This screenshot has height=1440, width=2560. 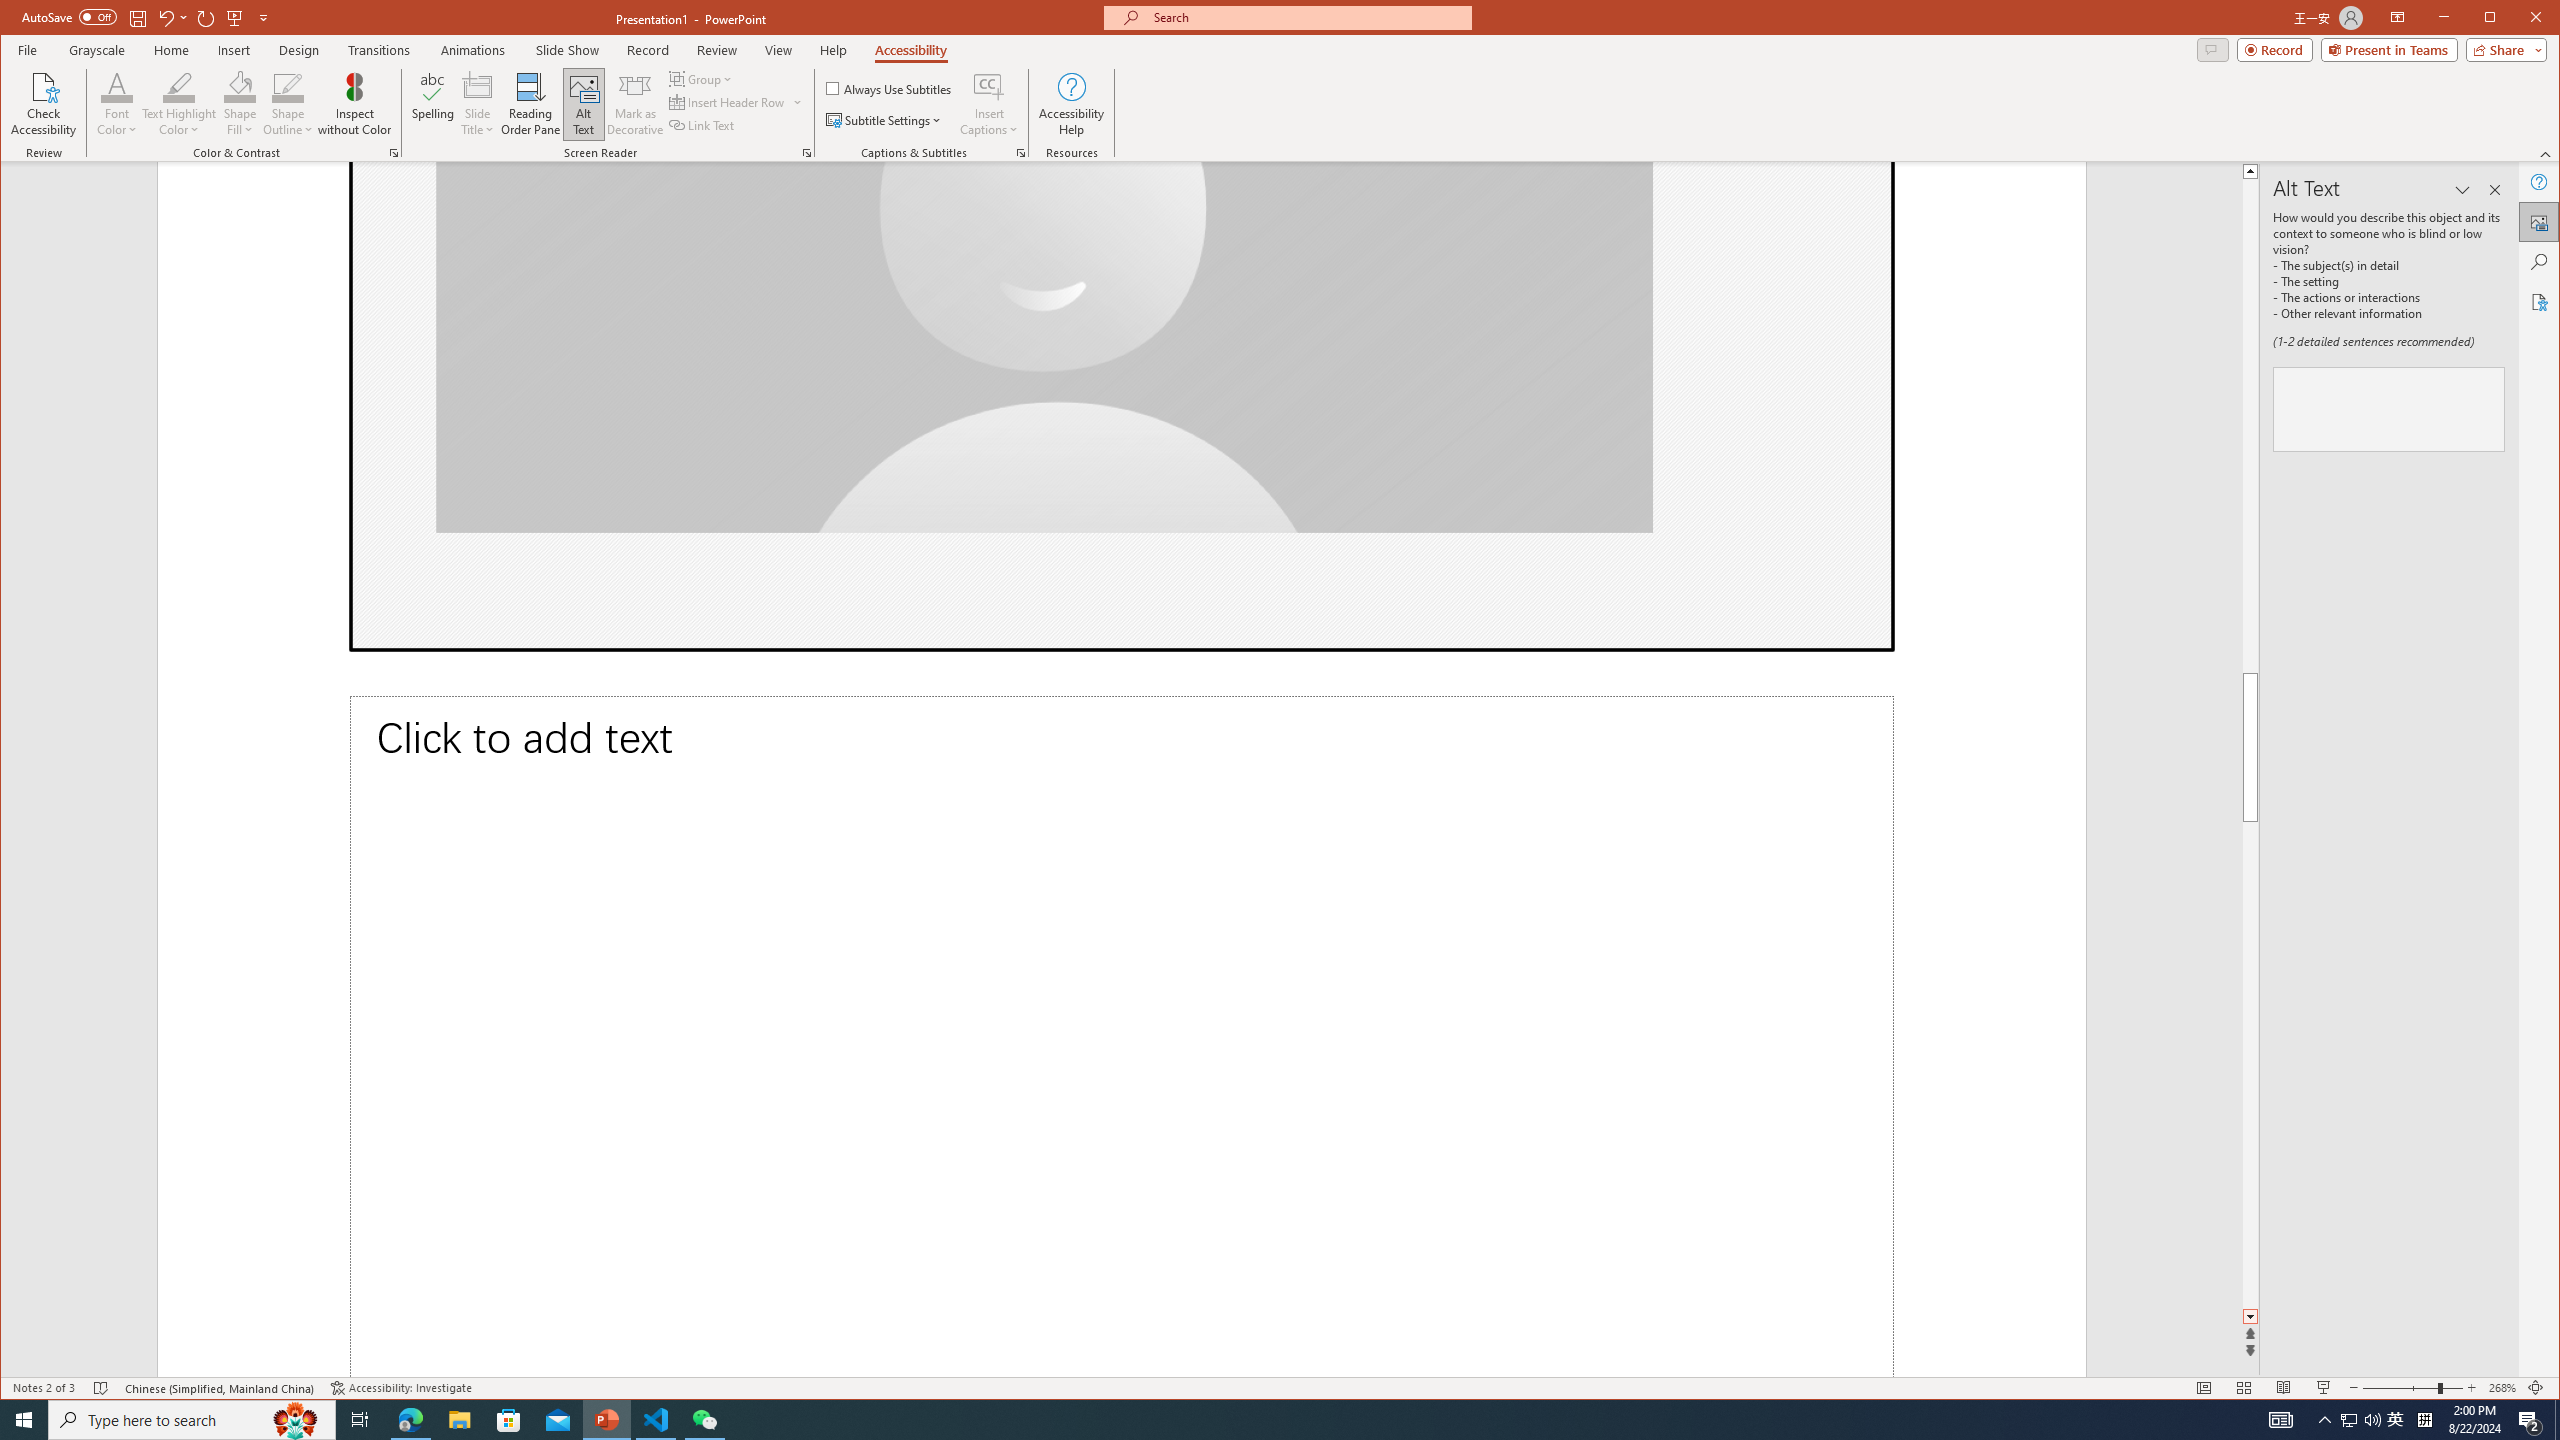 I want to click on 'Subtitle Settings', so click(x=884, y=119).